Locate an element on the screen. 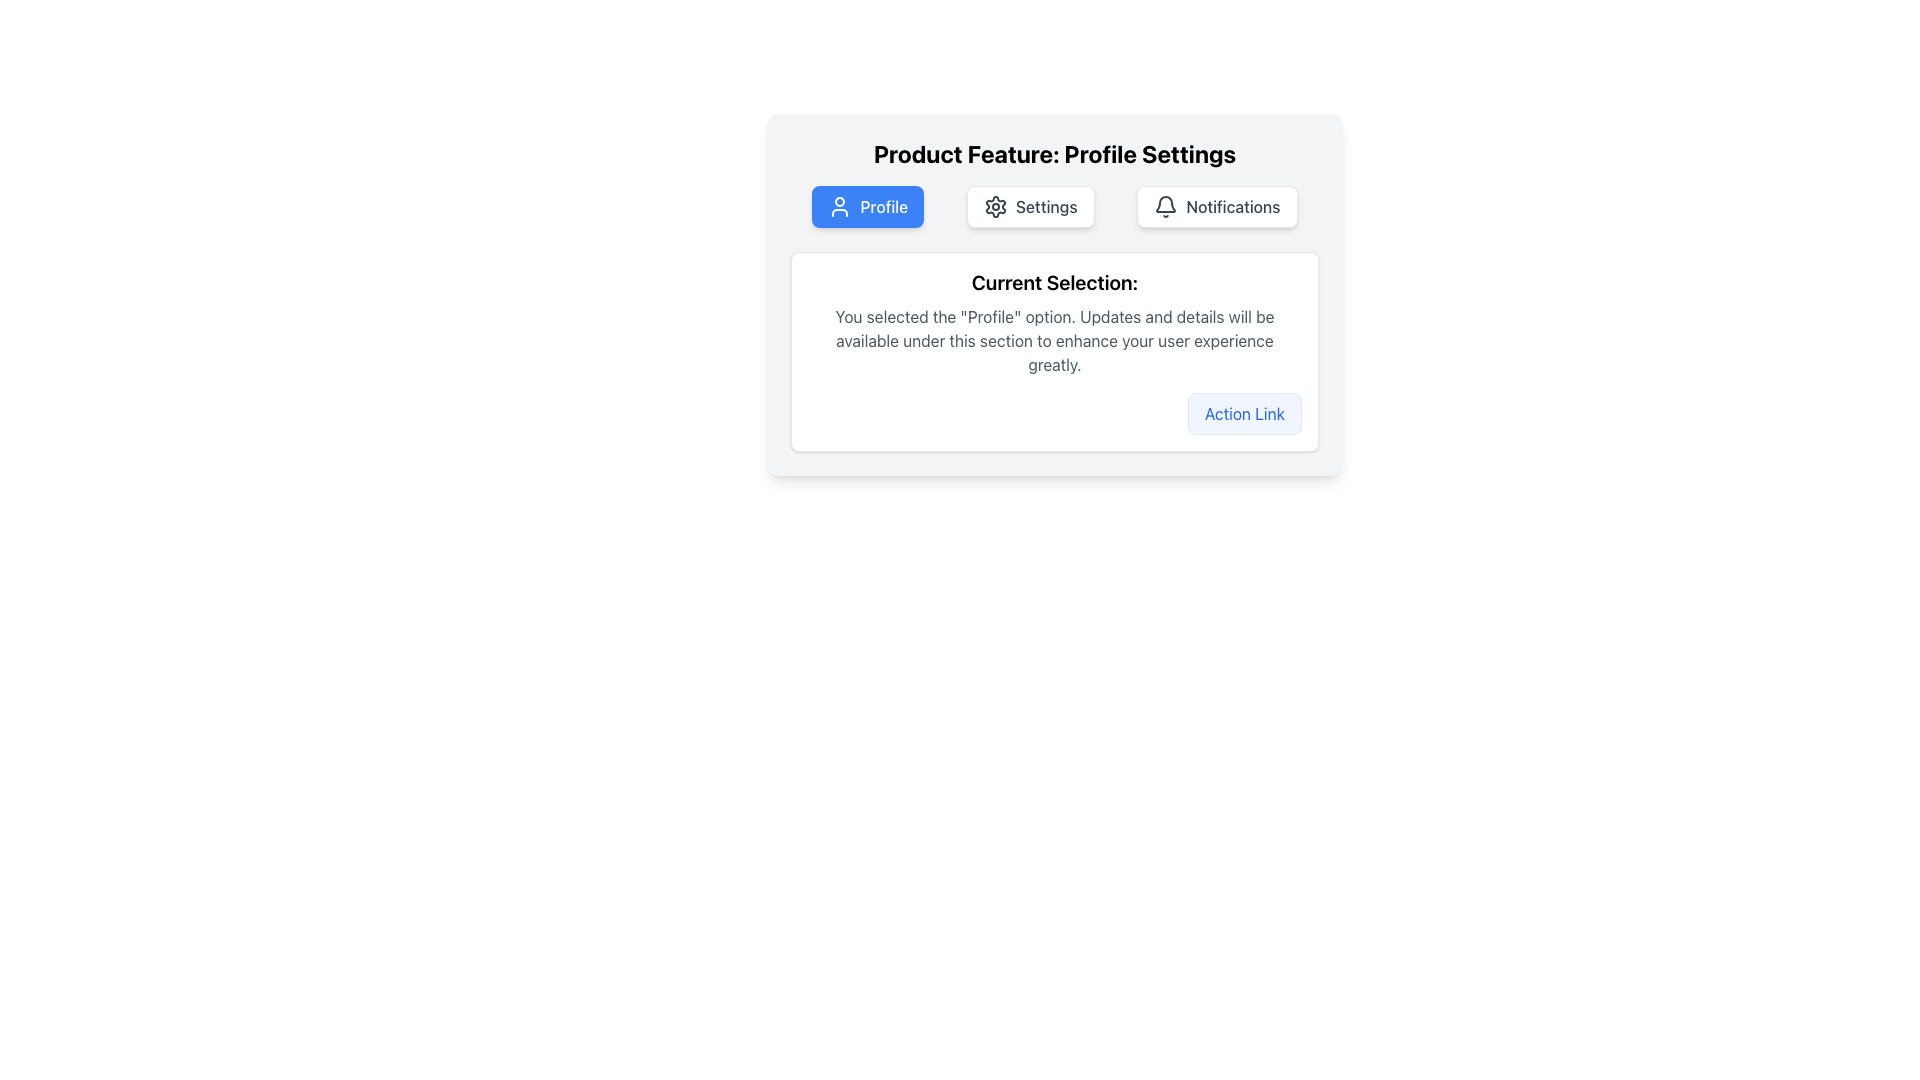 This screenshot has height=1080, width=1920. the text display element that reads 'Product Feature: Profile Settings' at the top of the content card is located at coordinates (1054, 153).